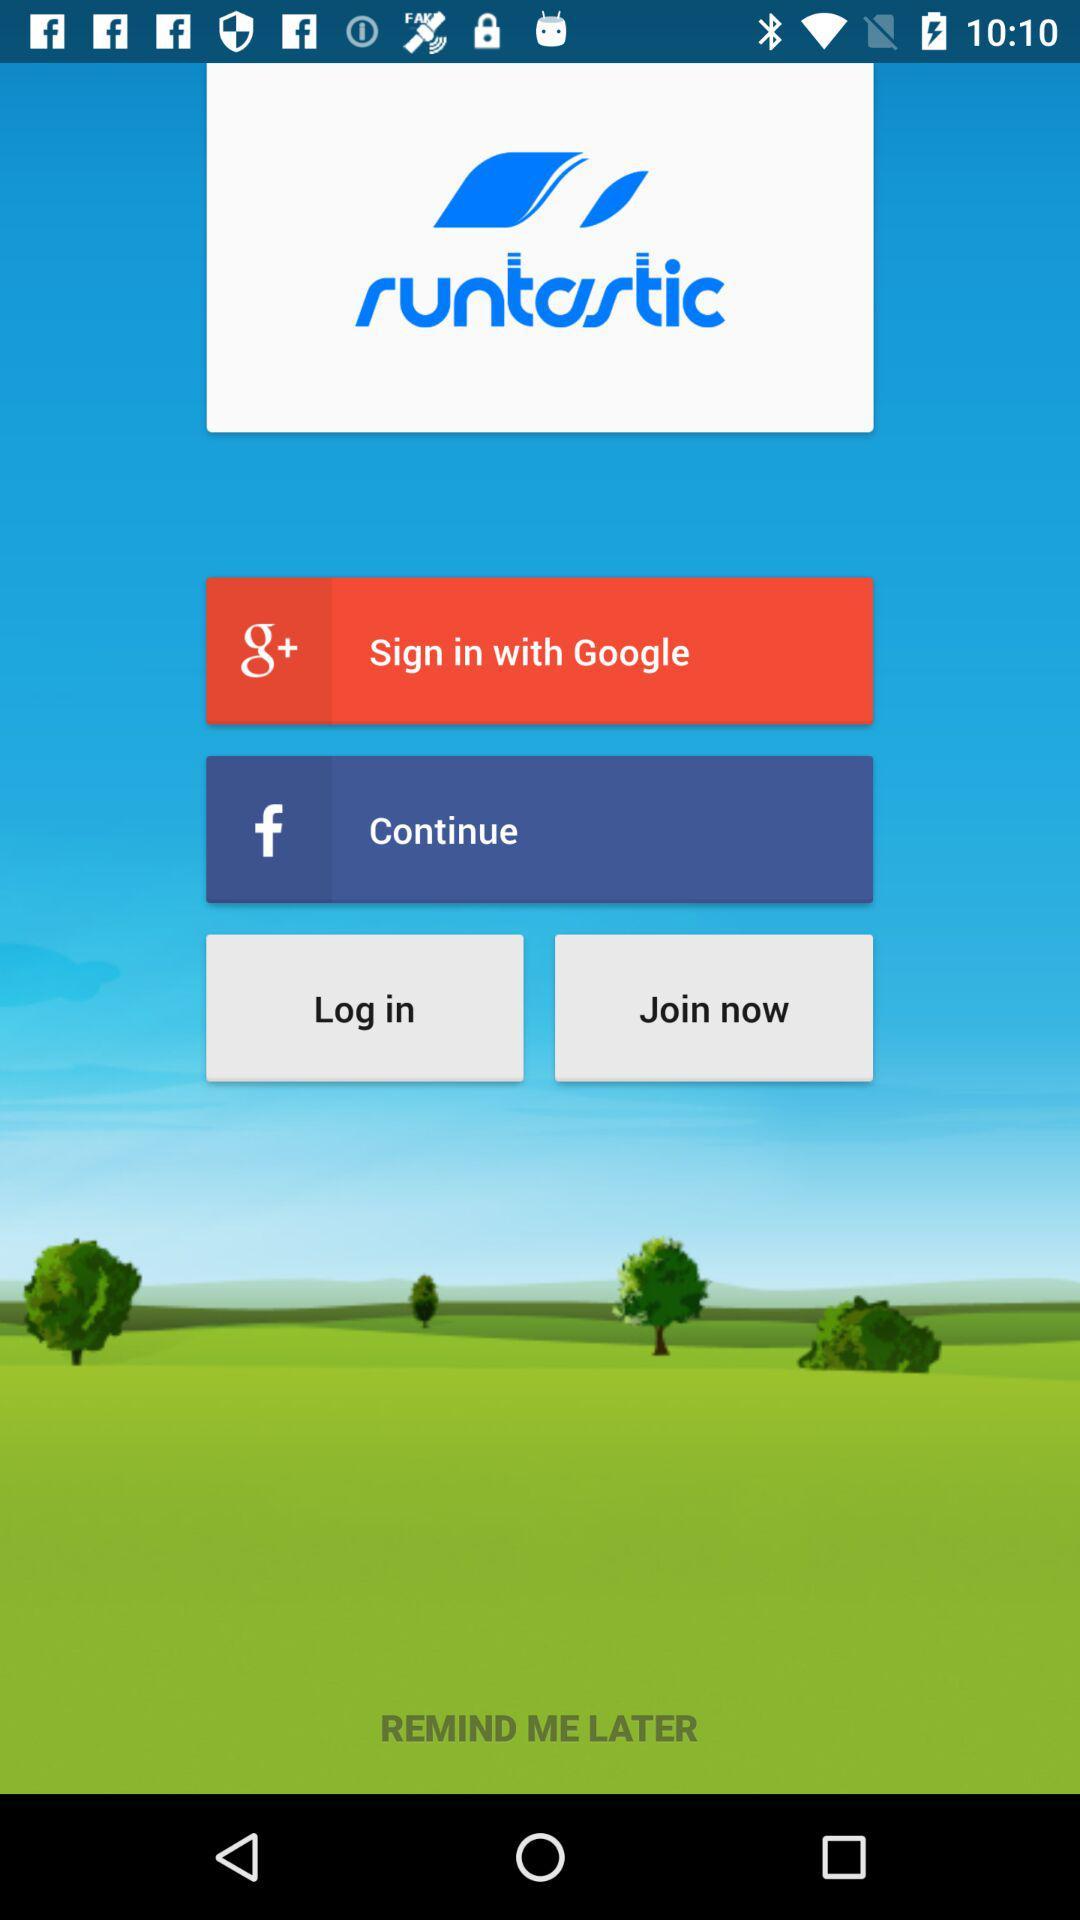 The image size is (1080, 1920). Describe the element at coordinates (712, 1008) in the screenshot. I see `item above the remind me later icon` at that location.